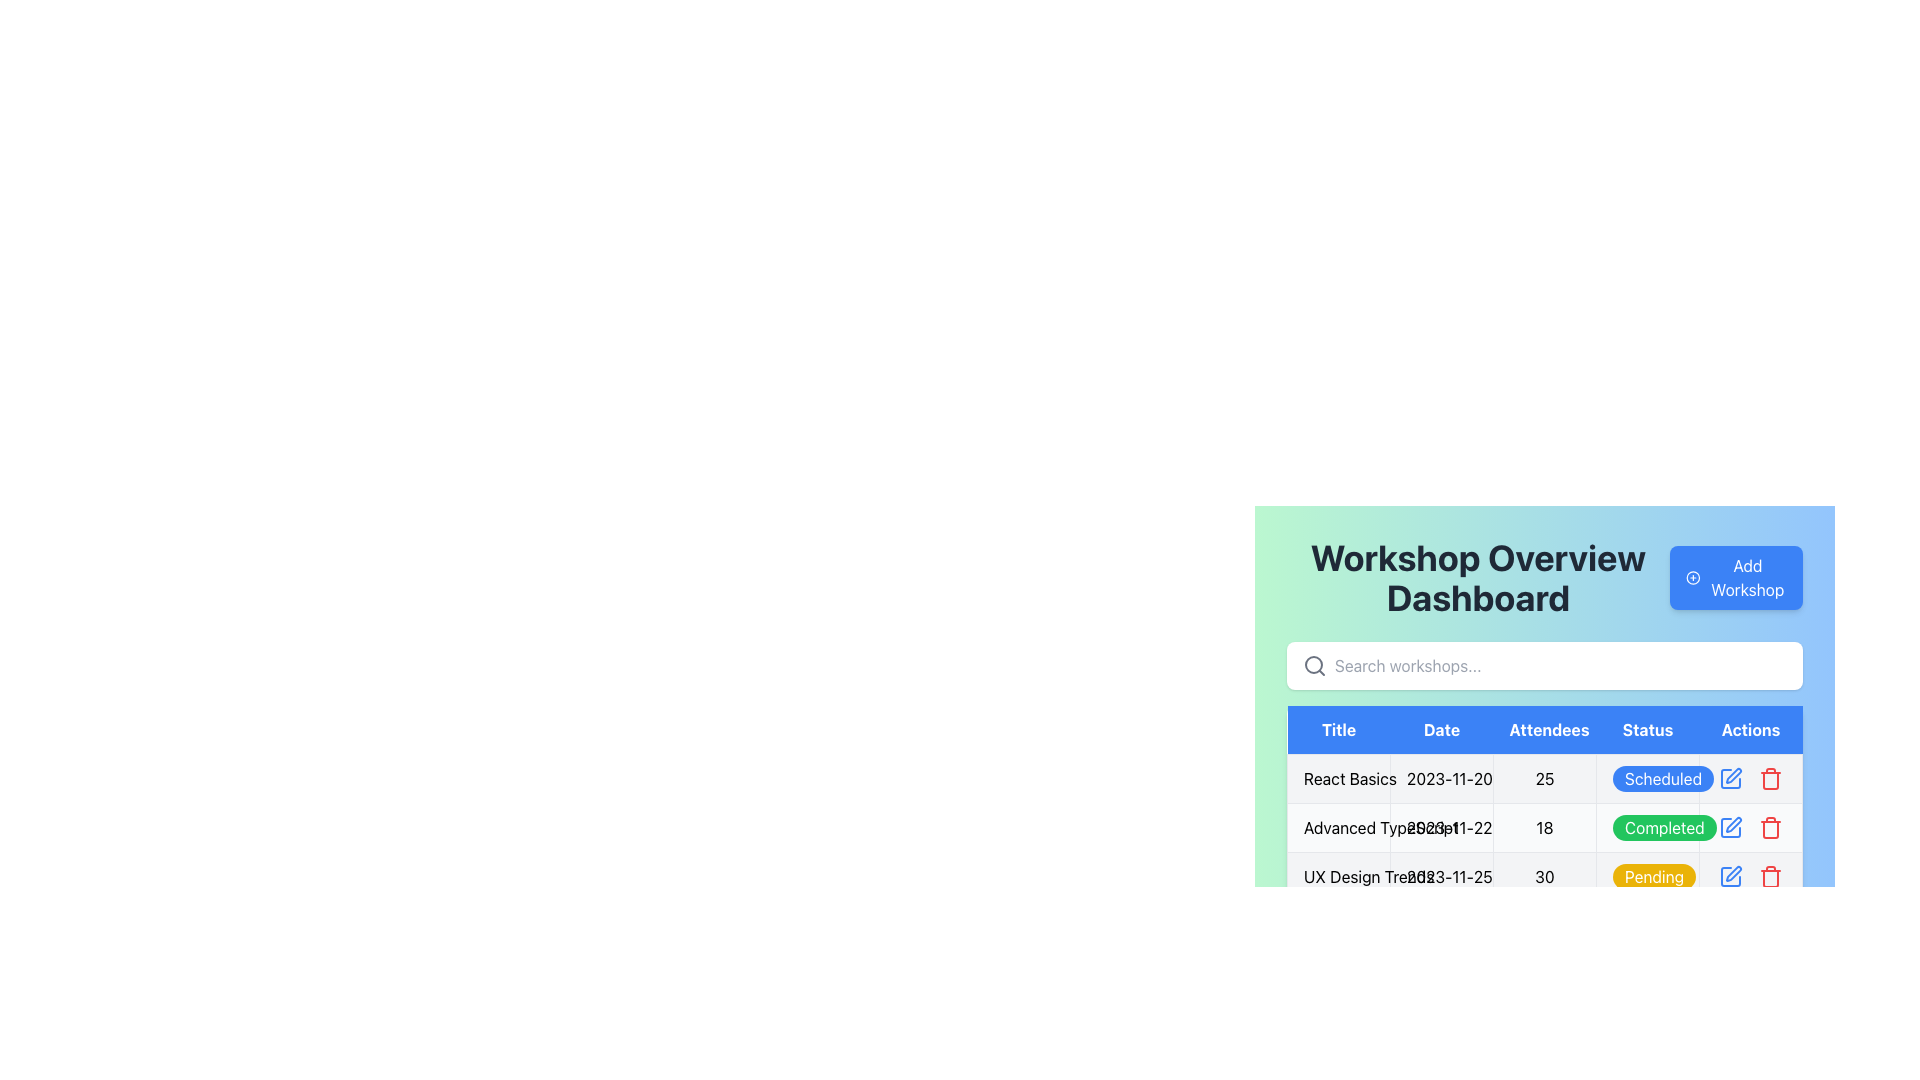 The height and width of the screenshot is (1080, 1920). I want to click on the blue rectangular button labeled 'Status' which is the fourth element in a row of five header labels in the table layout, so click(1647, 729).